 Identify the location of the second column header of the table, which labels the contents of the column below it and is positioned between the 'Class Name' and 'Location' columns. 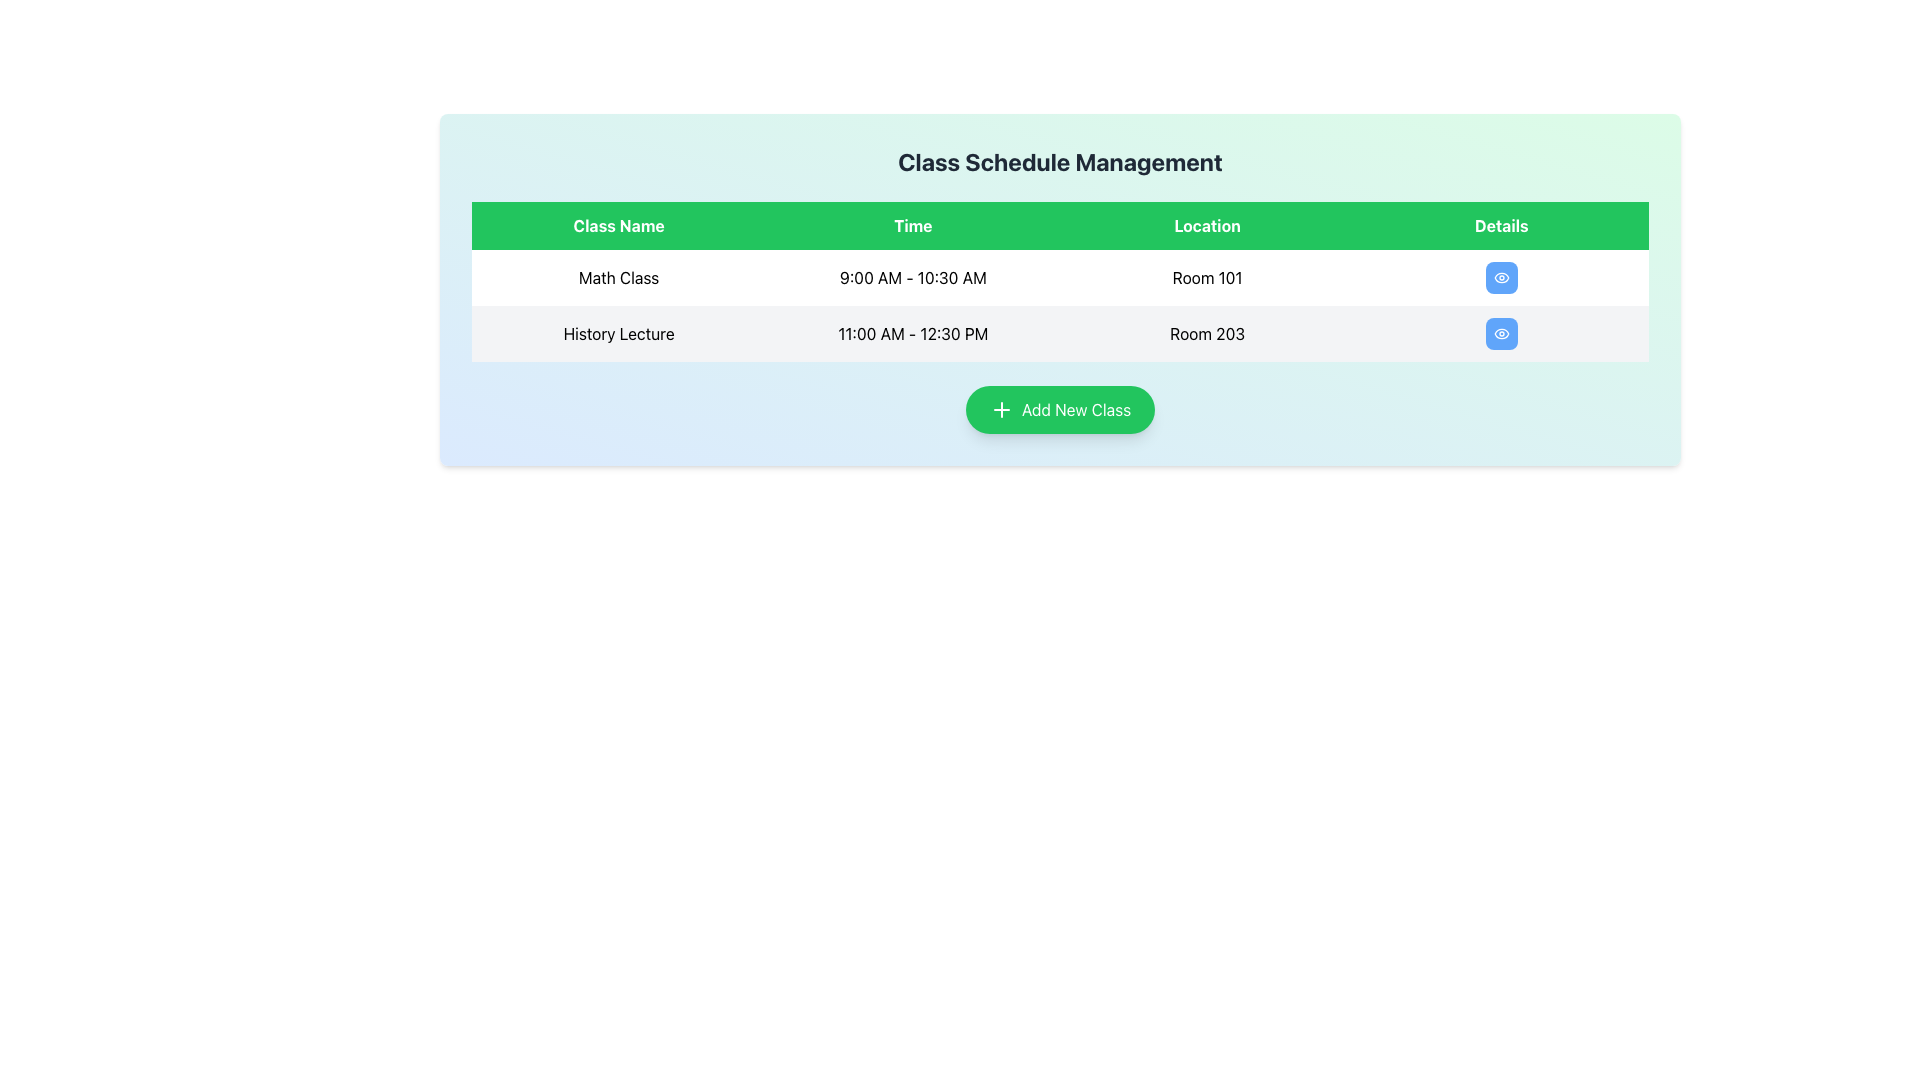
(912, 225).